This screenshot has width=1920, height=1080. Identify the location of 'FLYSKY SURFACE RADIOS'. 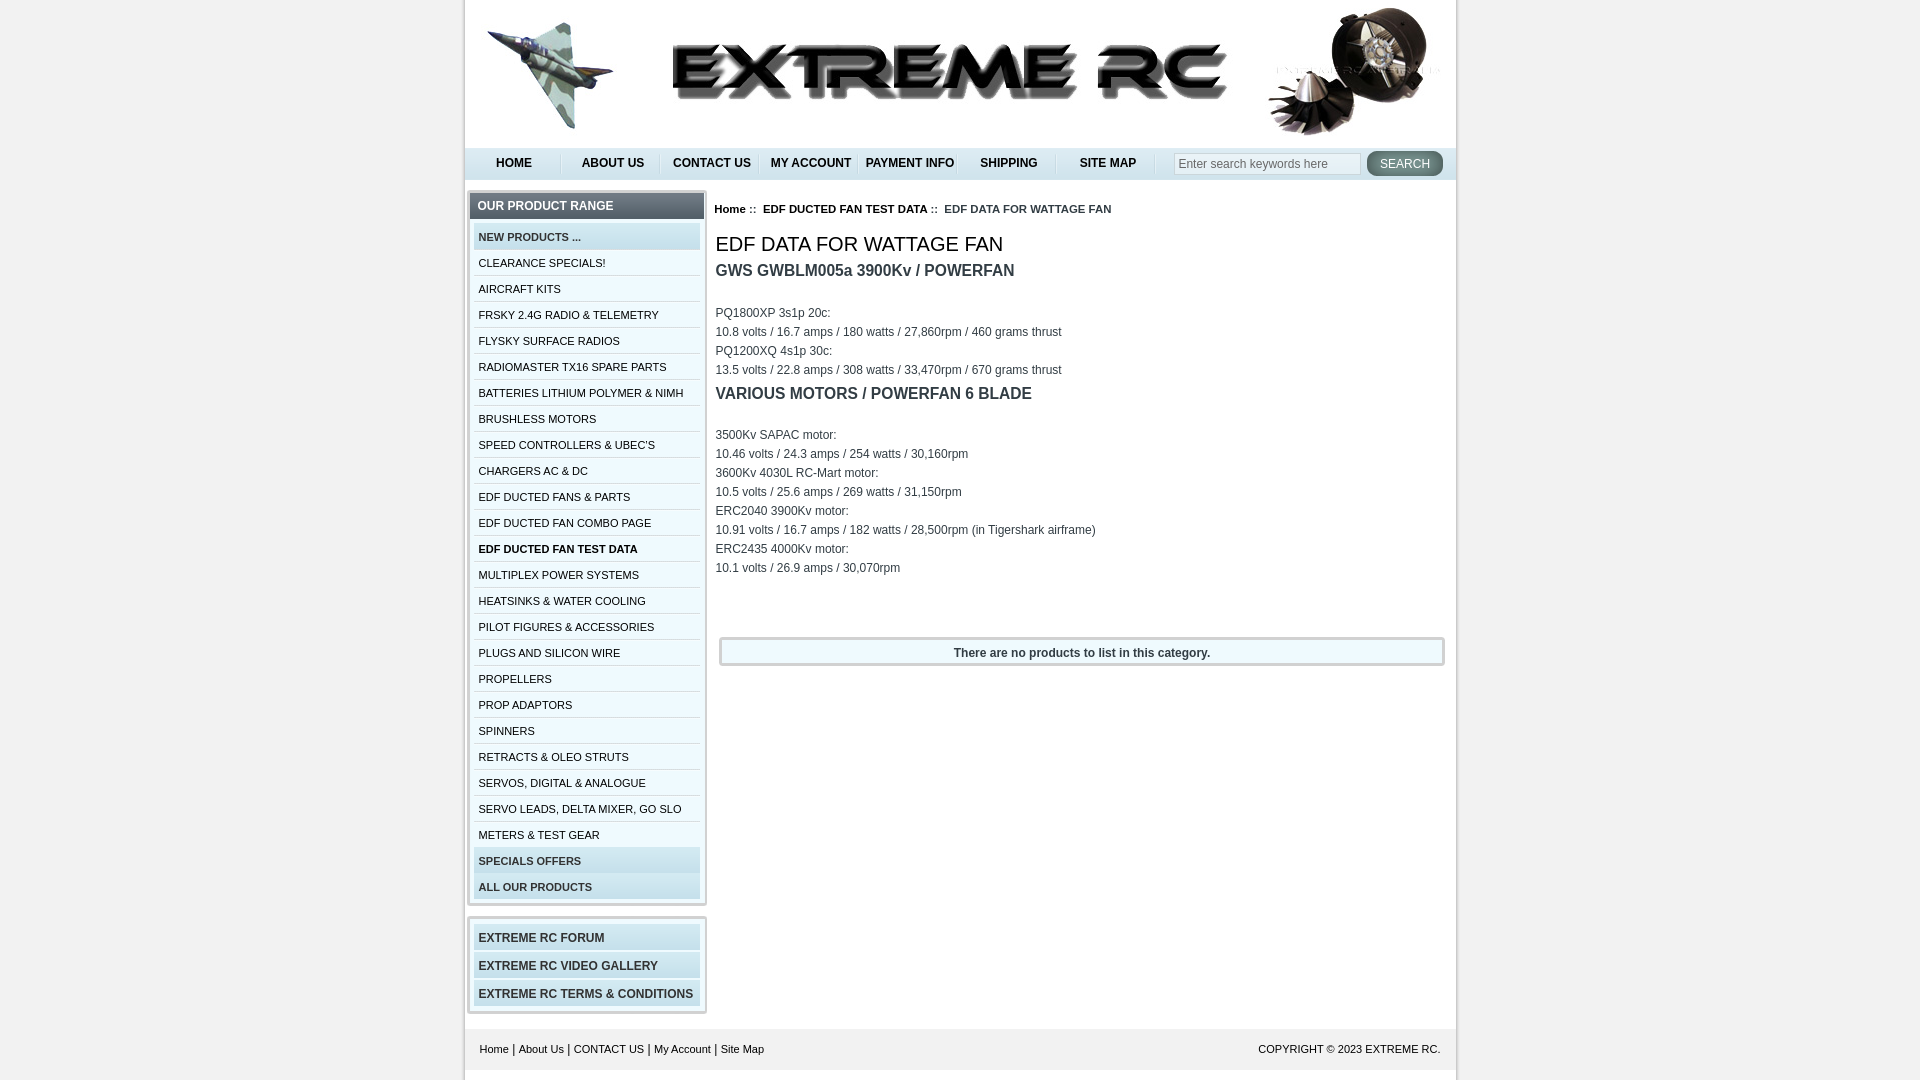
(585, 338).